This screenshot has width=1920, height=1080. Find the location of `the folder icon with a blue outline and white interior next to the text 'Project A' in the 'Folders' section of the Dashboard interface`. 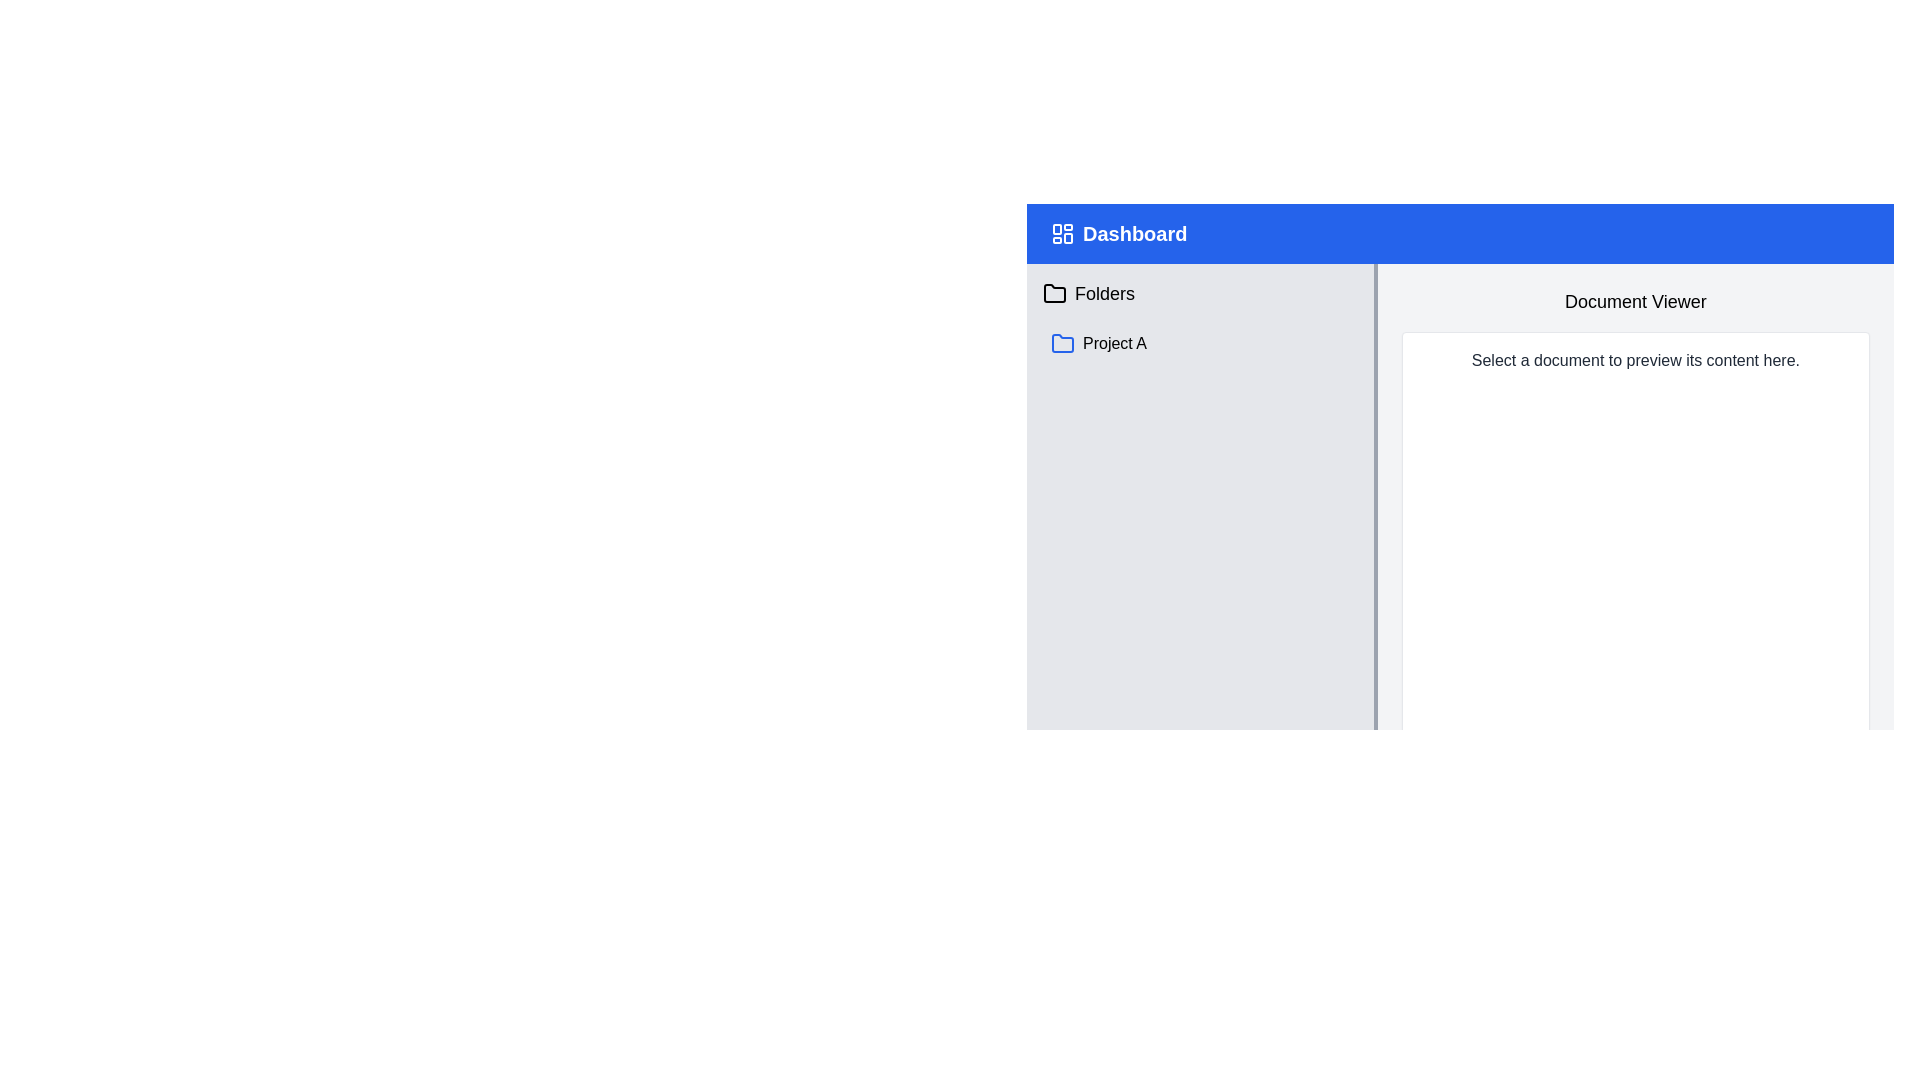

the folder icon with a blue outline and white interior next to the text 'Project A' in the 'Folders' section of the Dashboard interface is located at coordinates (1061, 342).